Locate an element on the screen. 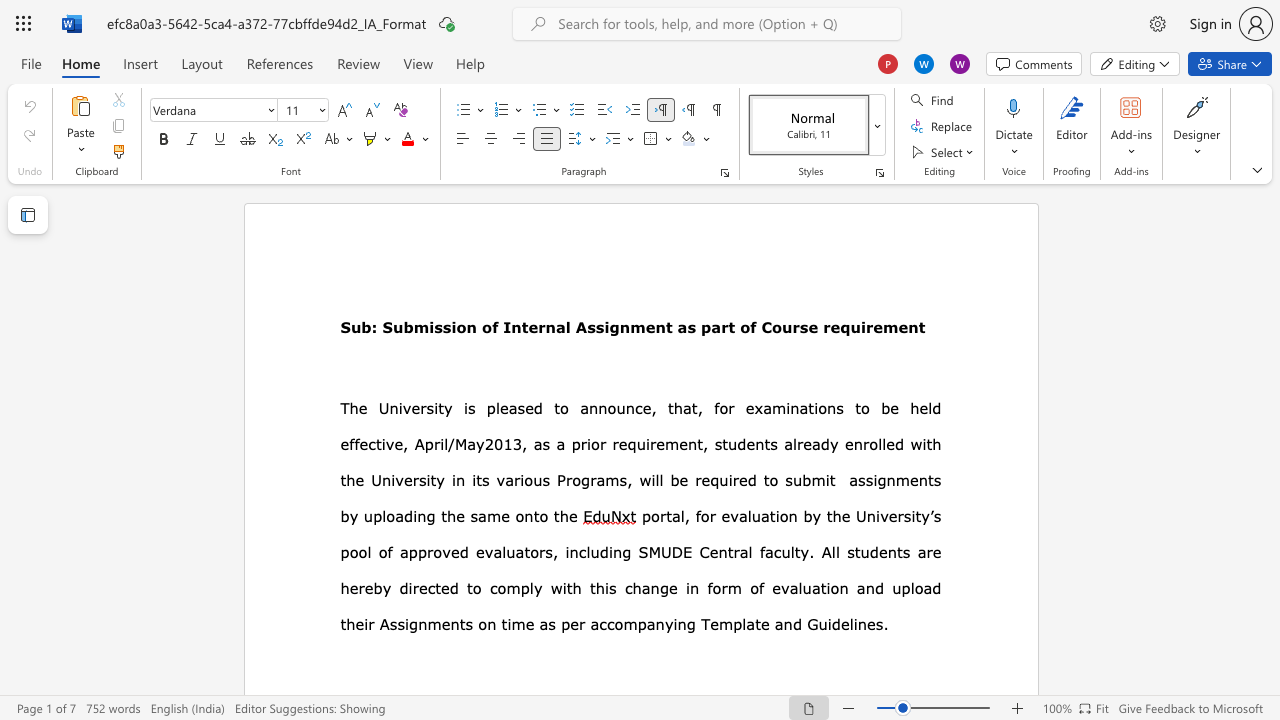  the 2th character "d" in the text is located at coordinates (898, 443).